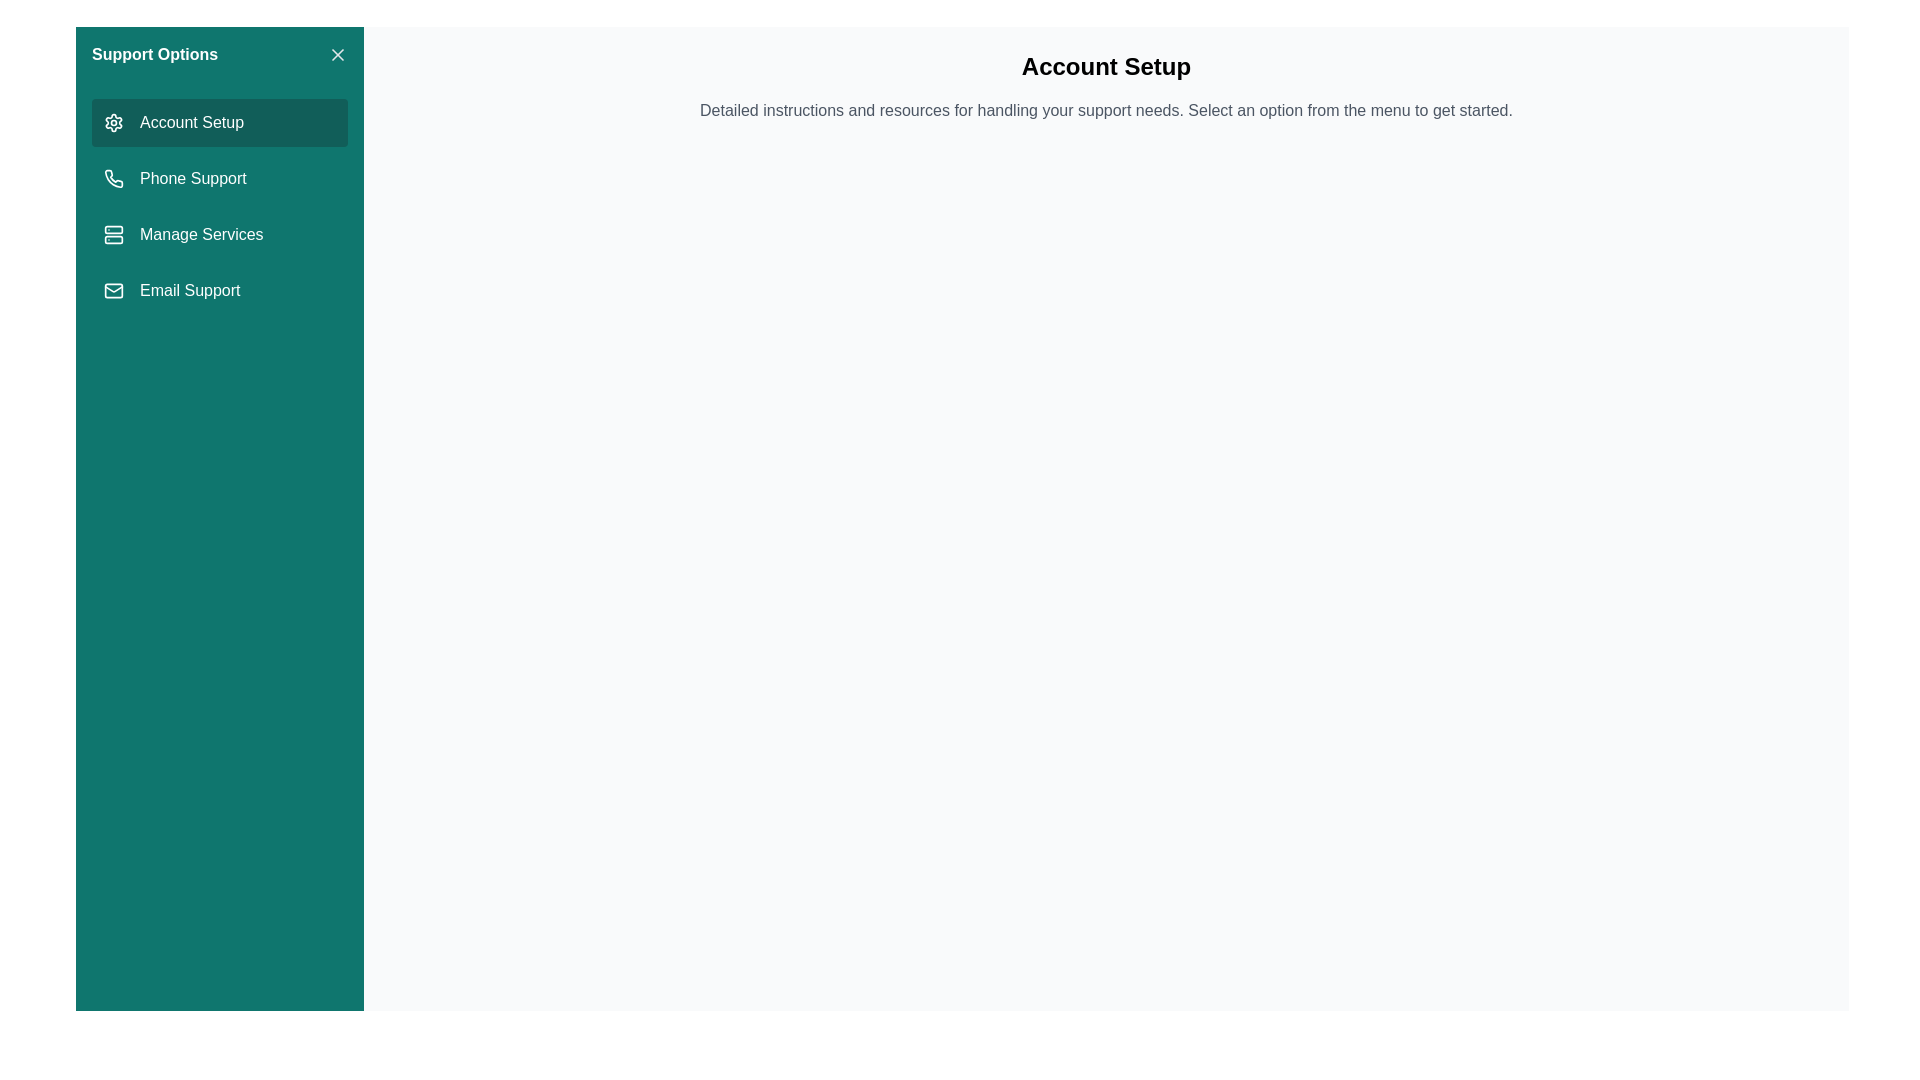 The height and width of the screenshot is (1080, 1920). What do you see at coordinates (113, 177) in the screenshot?
I see `the 'Phone Support' icon in the sidebar menu for any visual changes or labels that may appear` at bounding box center [113, 177].